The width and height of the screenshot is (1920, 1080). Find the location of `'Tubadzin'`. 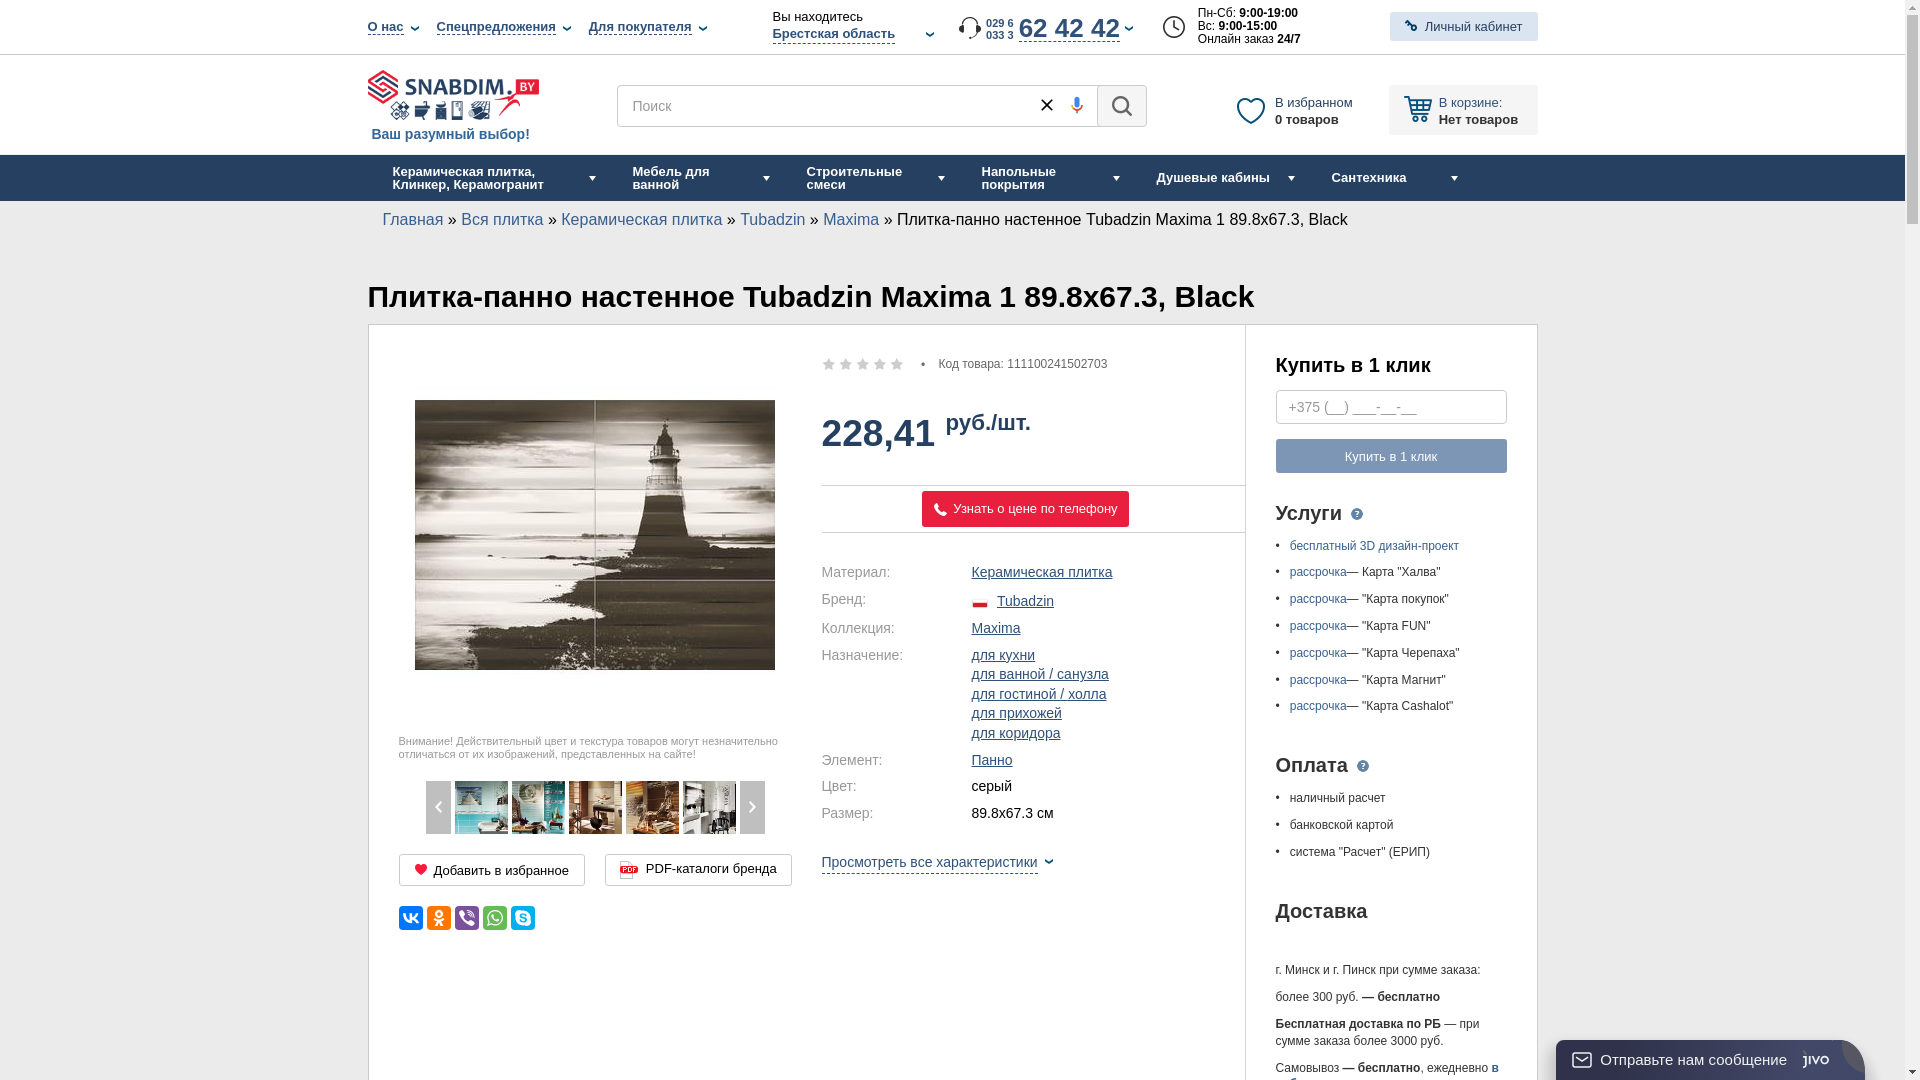

'Tubadzin' is located at coordinates (1025, 600).